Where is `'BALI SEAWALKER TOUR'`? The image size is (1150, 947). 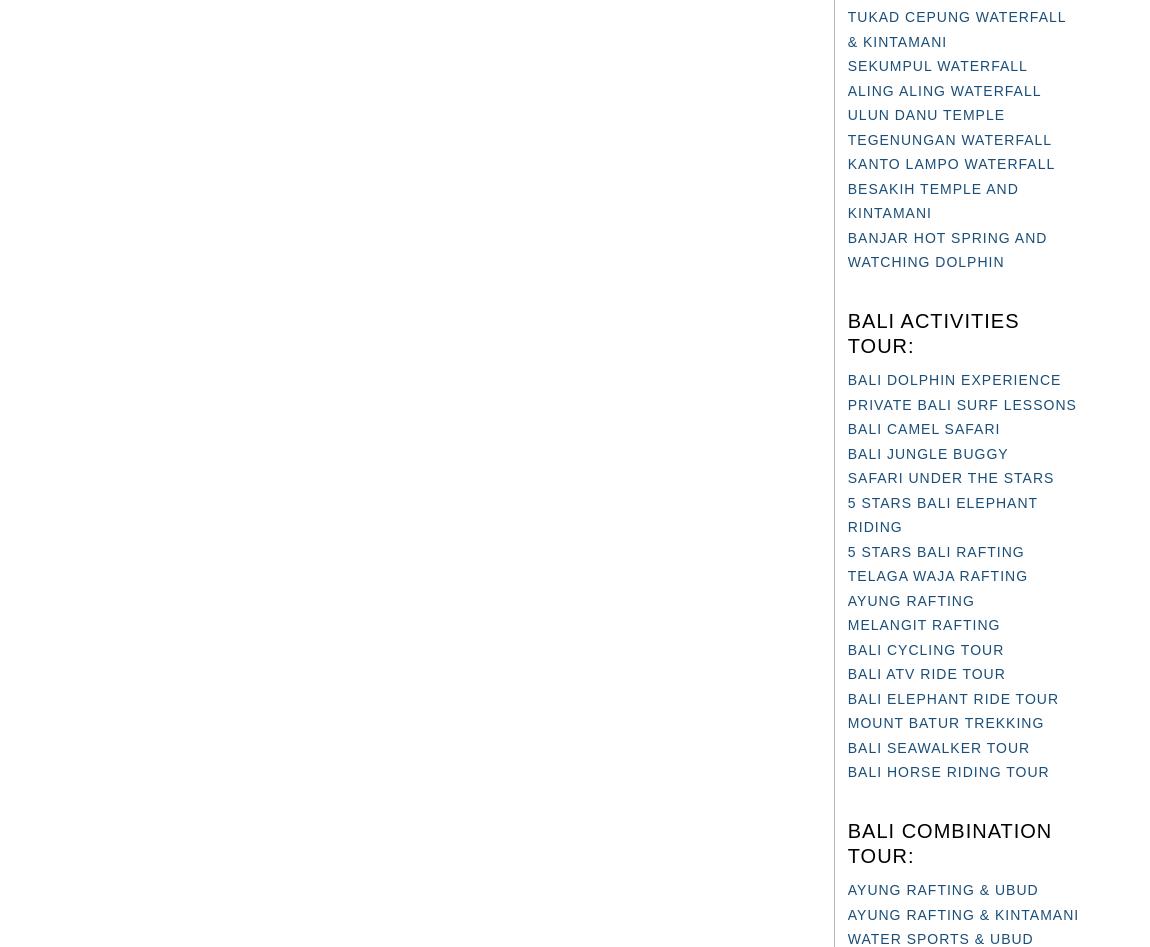
'BALI SEAWALKER TOUR' is located at coordinates (938, 745).